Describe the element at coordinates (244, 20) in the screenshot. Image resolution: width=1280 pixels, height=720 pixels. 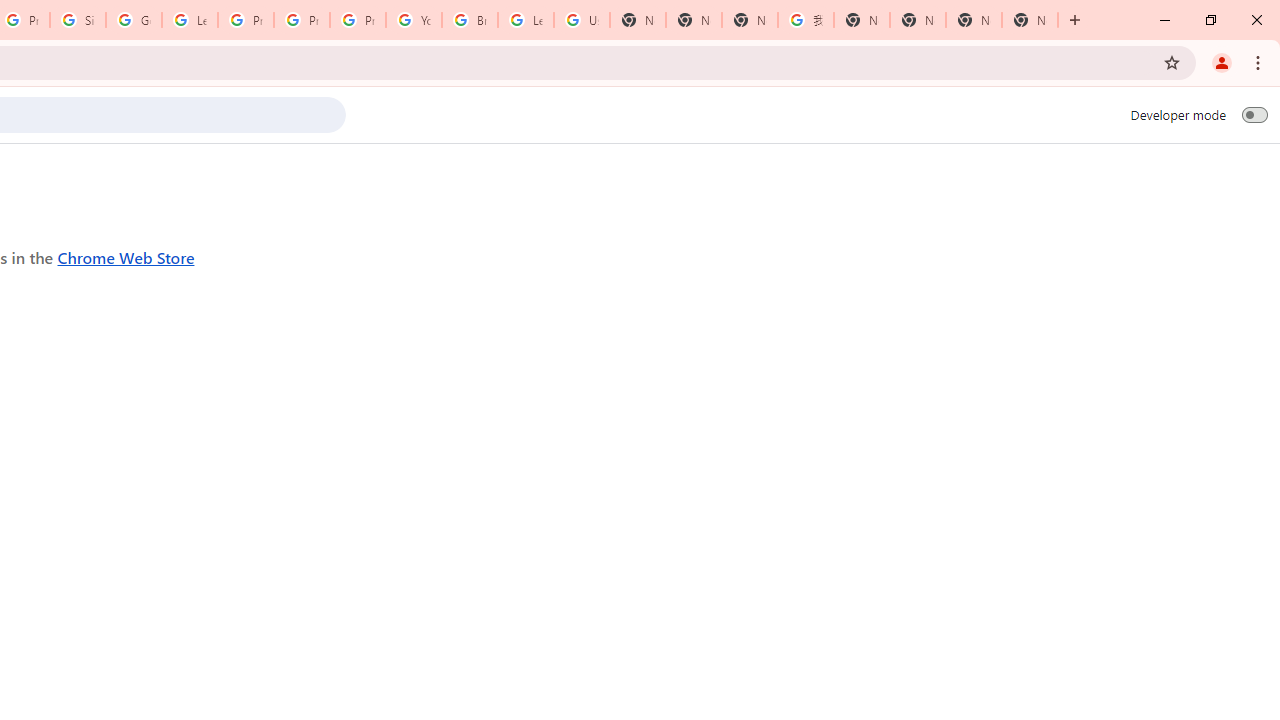
I see `'Privacy Help Center - Policies Help'` at that location.